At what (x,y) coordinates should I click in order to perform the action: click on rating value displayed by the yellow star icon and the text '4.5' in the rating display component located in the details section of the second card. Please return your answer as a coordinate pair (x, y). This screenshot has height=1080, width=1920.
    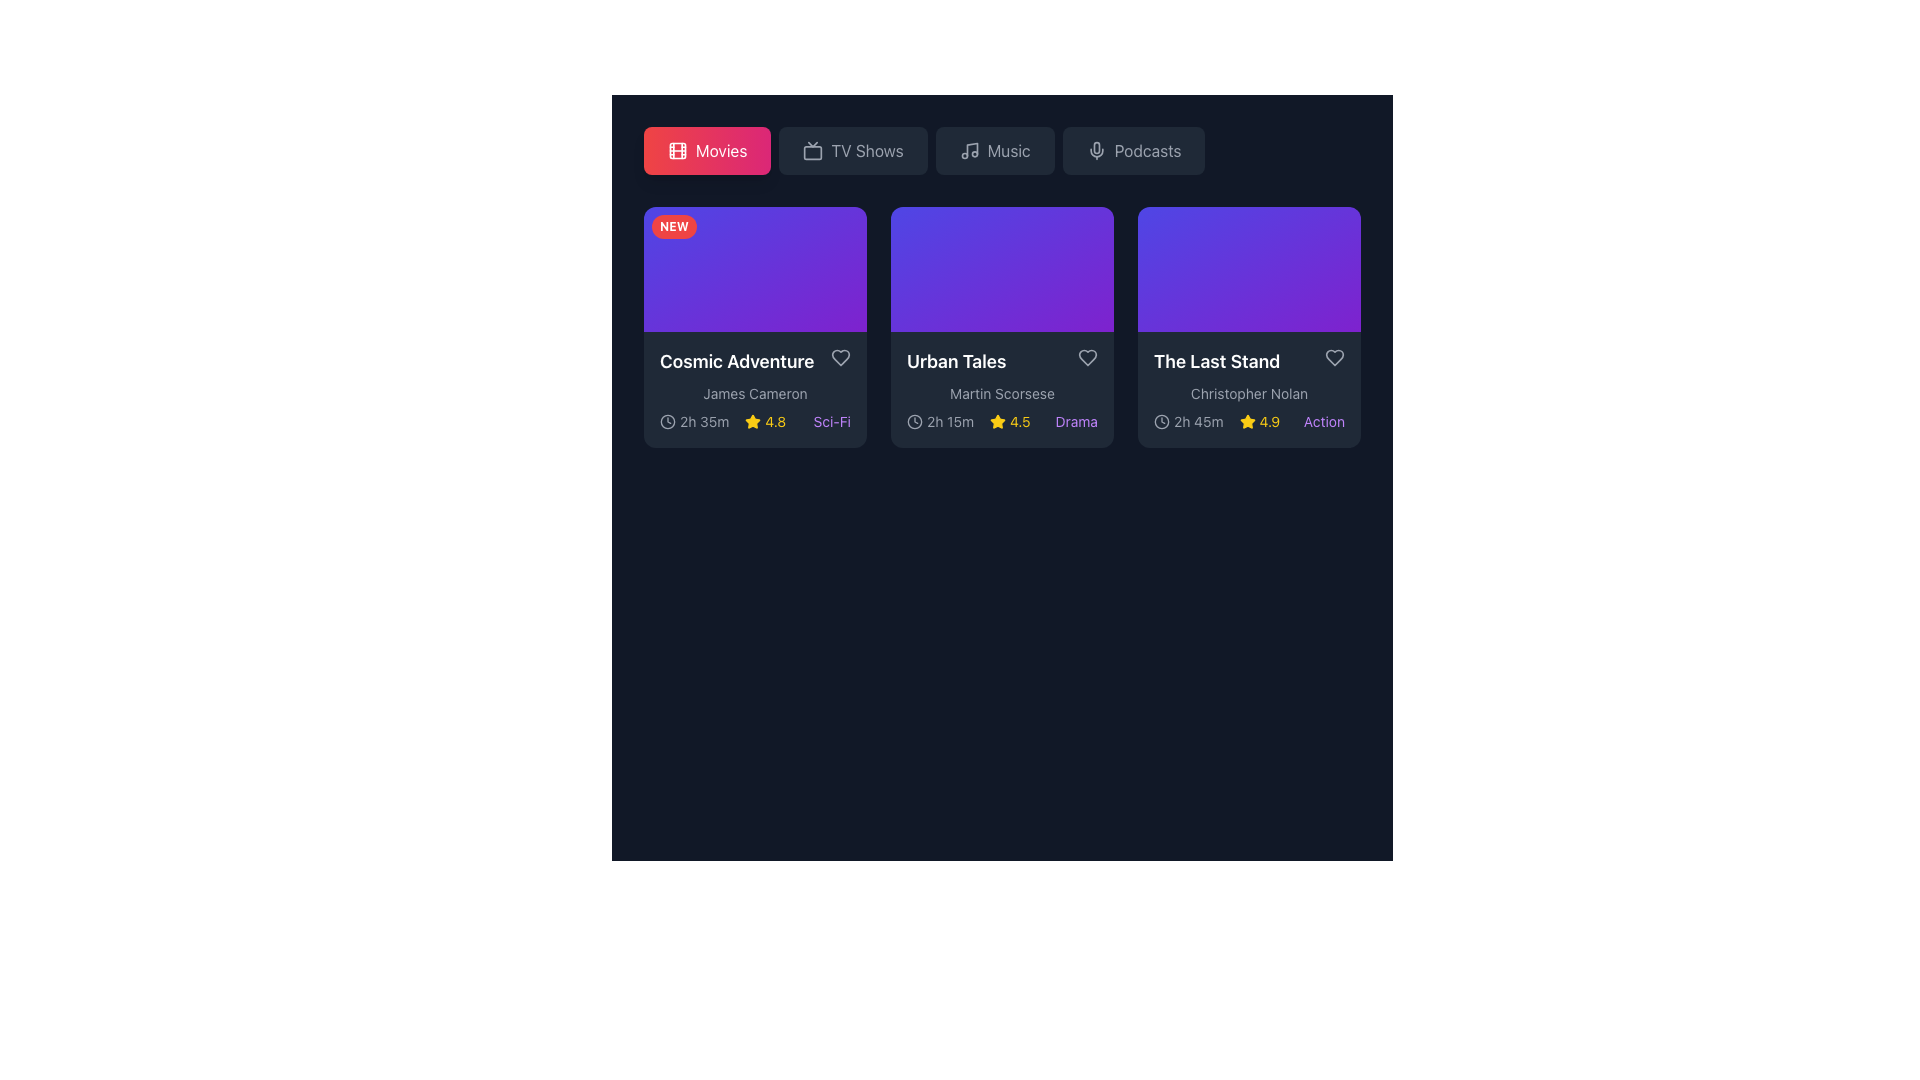
    Looking at the image, I should click on (1010, 421).